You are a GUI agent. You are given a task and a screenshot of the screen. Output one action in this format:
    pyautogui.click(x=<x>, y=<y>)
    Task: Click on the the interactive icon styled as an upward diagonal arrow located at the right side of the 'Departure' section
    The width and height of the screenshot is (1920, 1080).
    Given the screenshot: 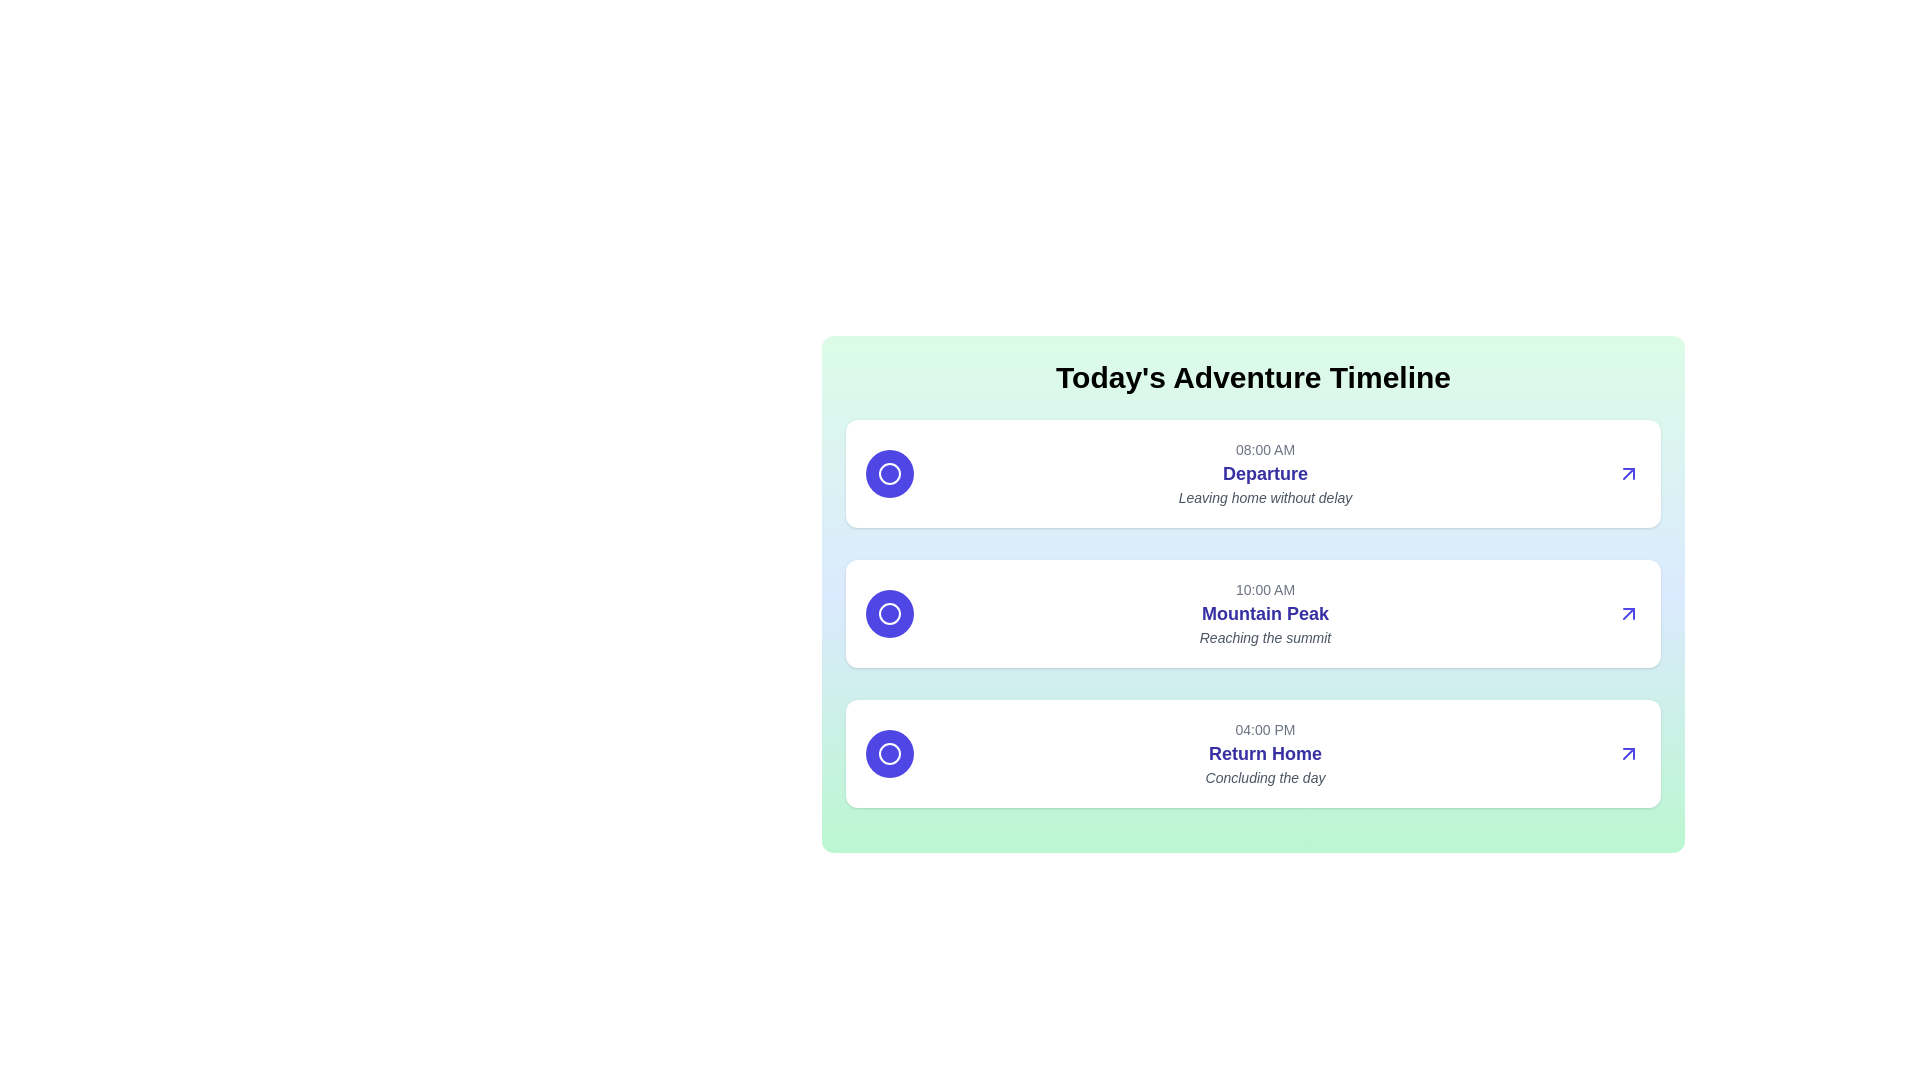 What is the action you would take?
    pyautogui.click(x=1628, y=474)
    